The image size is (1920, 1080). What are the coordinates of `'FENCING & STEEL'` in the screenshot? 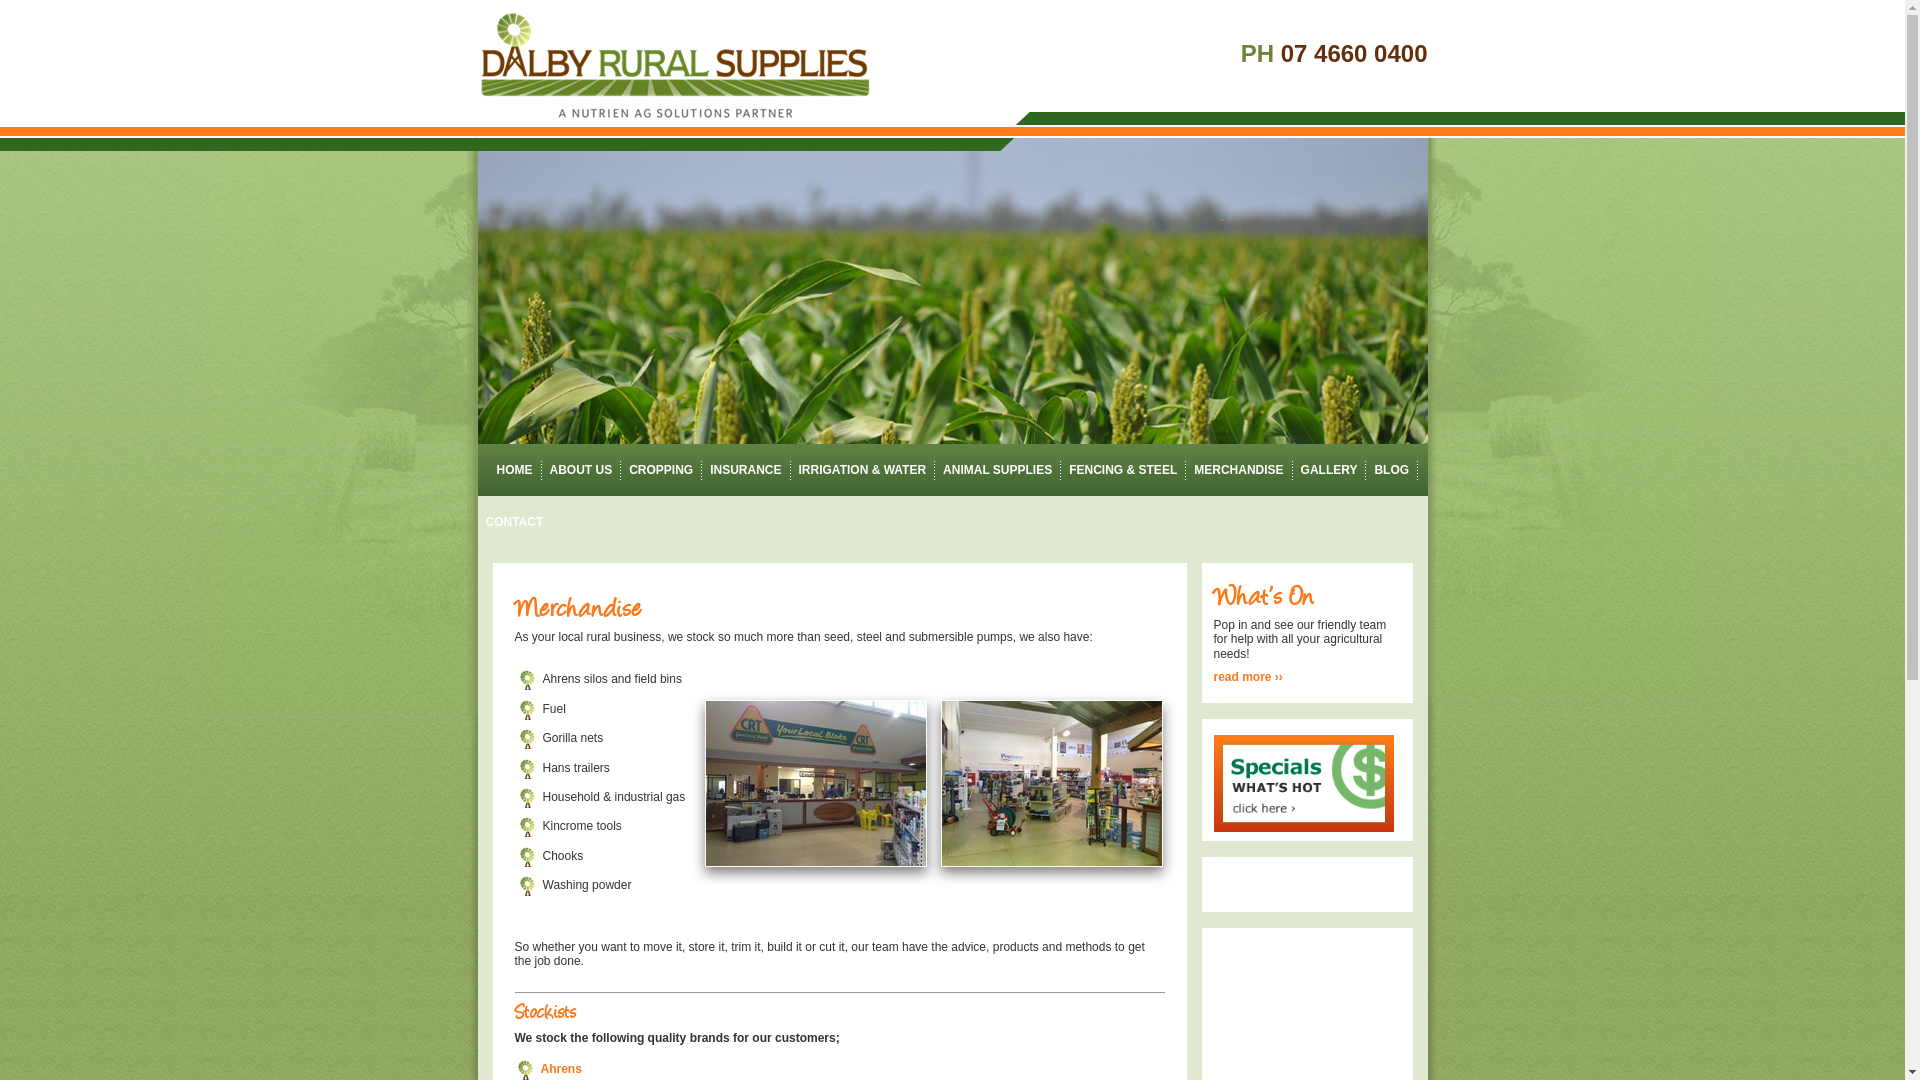 It's located at (1123, 470).